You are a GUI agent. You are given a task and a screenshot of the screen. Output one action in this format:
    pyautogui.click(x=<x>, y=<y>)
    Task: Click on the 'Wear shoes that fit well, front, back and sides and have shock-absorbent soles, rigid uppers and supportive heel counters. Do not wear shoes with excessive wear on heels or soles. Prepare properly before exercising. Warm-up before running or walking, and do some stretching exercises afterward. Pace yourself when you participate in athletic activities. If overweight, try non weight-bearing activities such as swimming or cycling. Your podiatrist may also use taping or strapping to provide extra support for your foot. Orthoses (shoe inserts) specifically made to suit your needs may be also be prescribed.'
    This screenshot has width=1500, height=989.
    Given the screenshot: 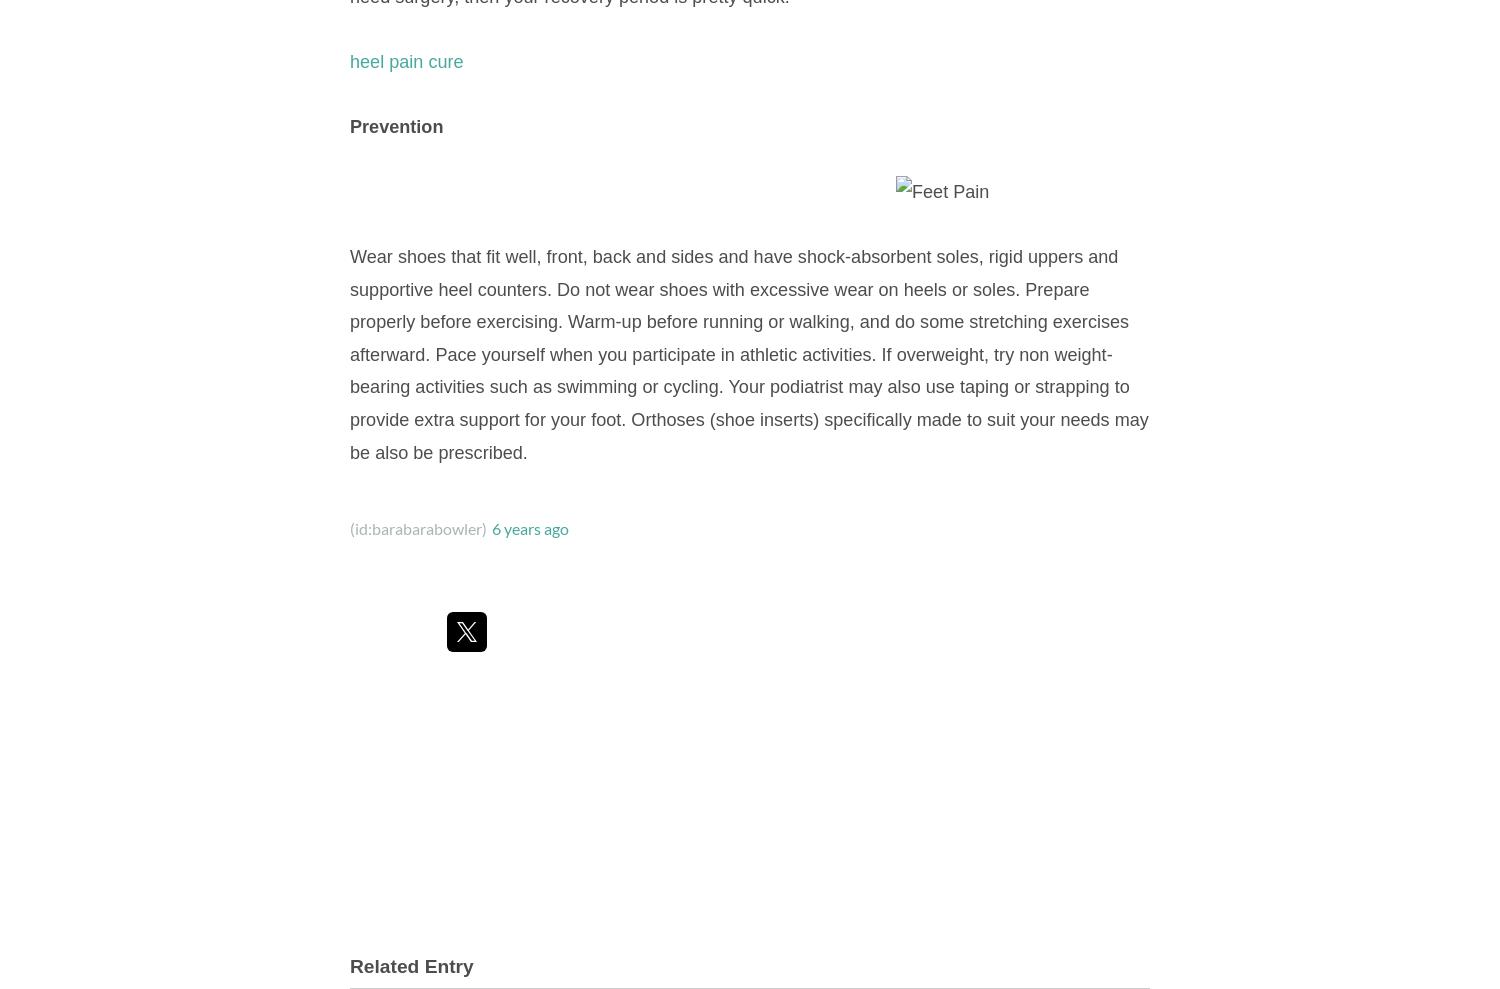 What is the action you would take?
    pyautogui.click(x=747, y=353)
    